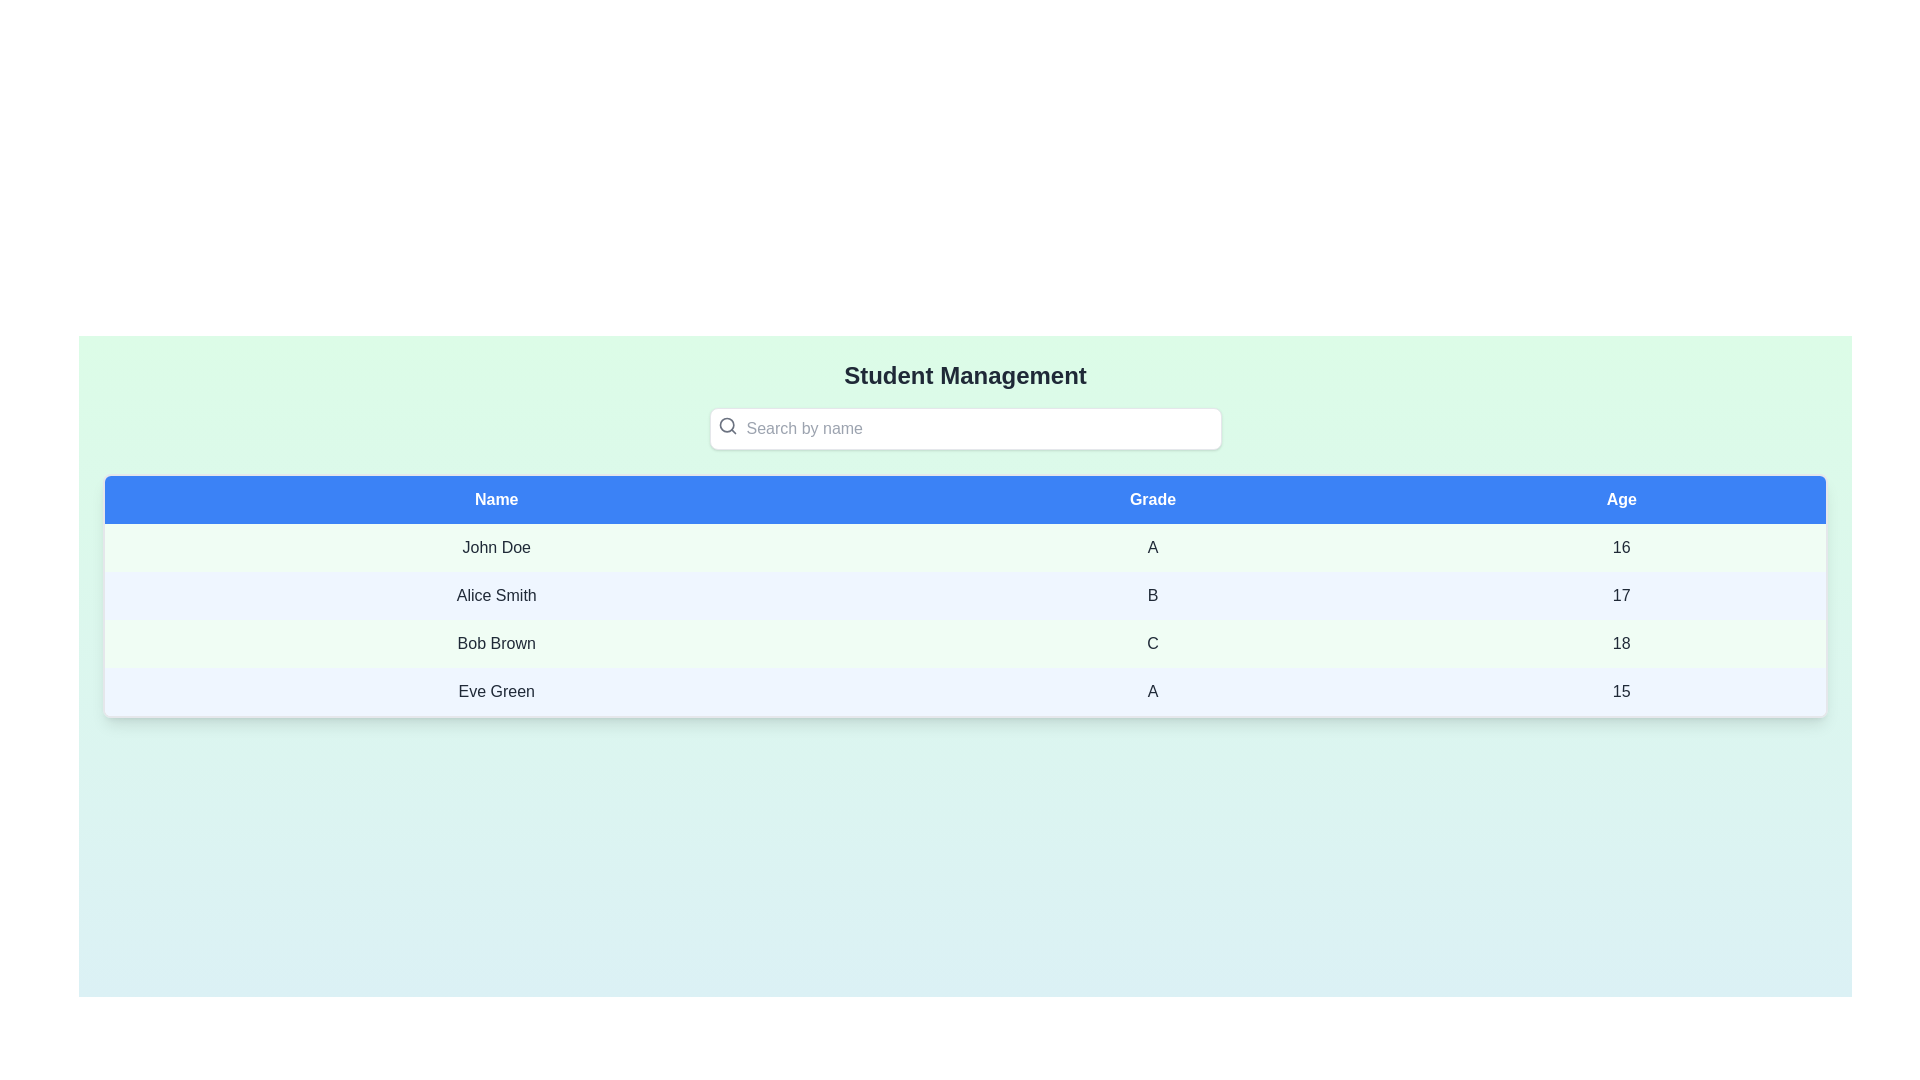 This screenshot has height=1080, width=1920. What do you see at coordinates (496, 547) in the screenshot?
I see `the Static Text element displaying 'John Doe' in the first column of the first row of the data table` at bounding box center [496, 547].